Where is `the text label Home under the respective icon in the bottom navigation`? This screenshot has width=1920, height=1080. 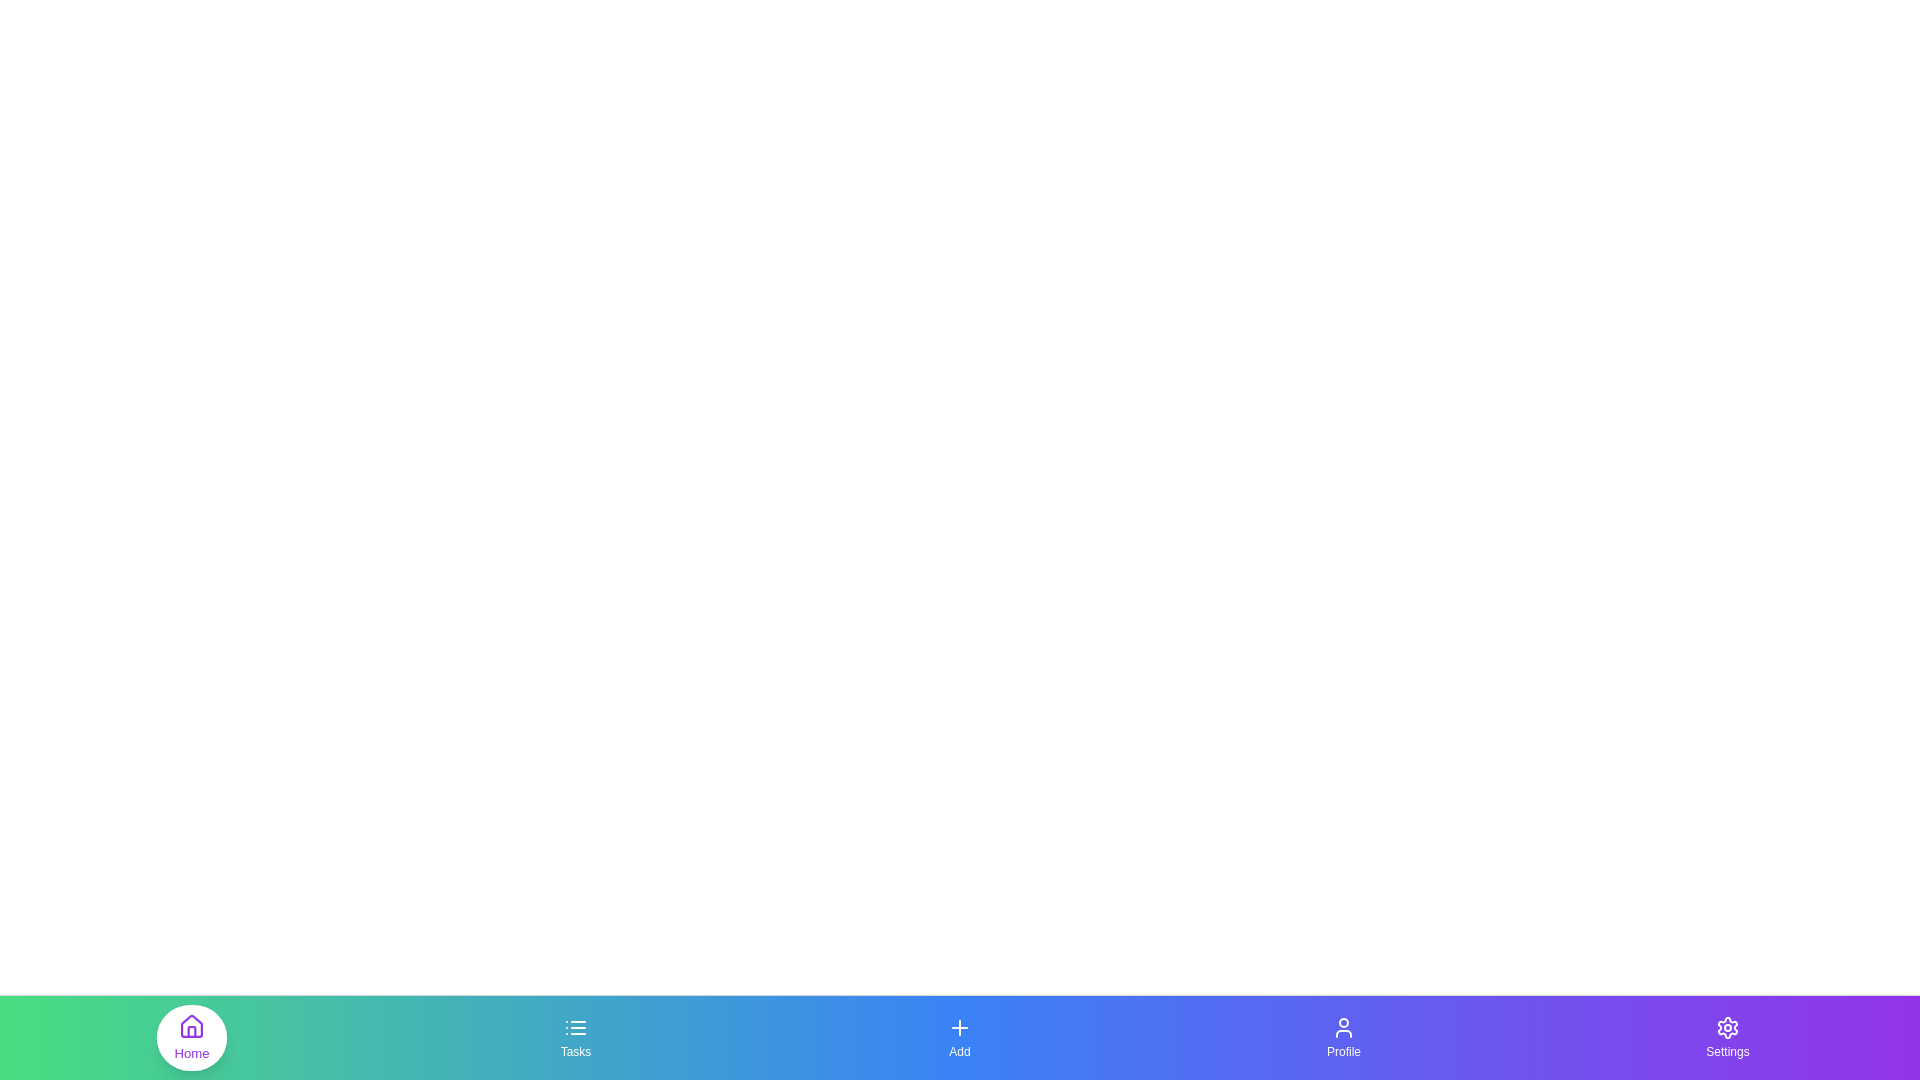 the text label Home under the respective icon in the bottom navigation is located at coordinates (192, 1052).